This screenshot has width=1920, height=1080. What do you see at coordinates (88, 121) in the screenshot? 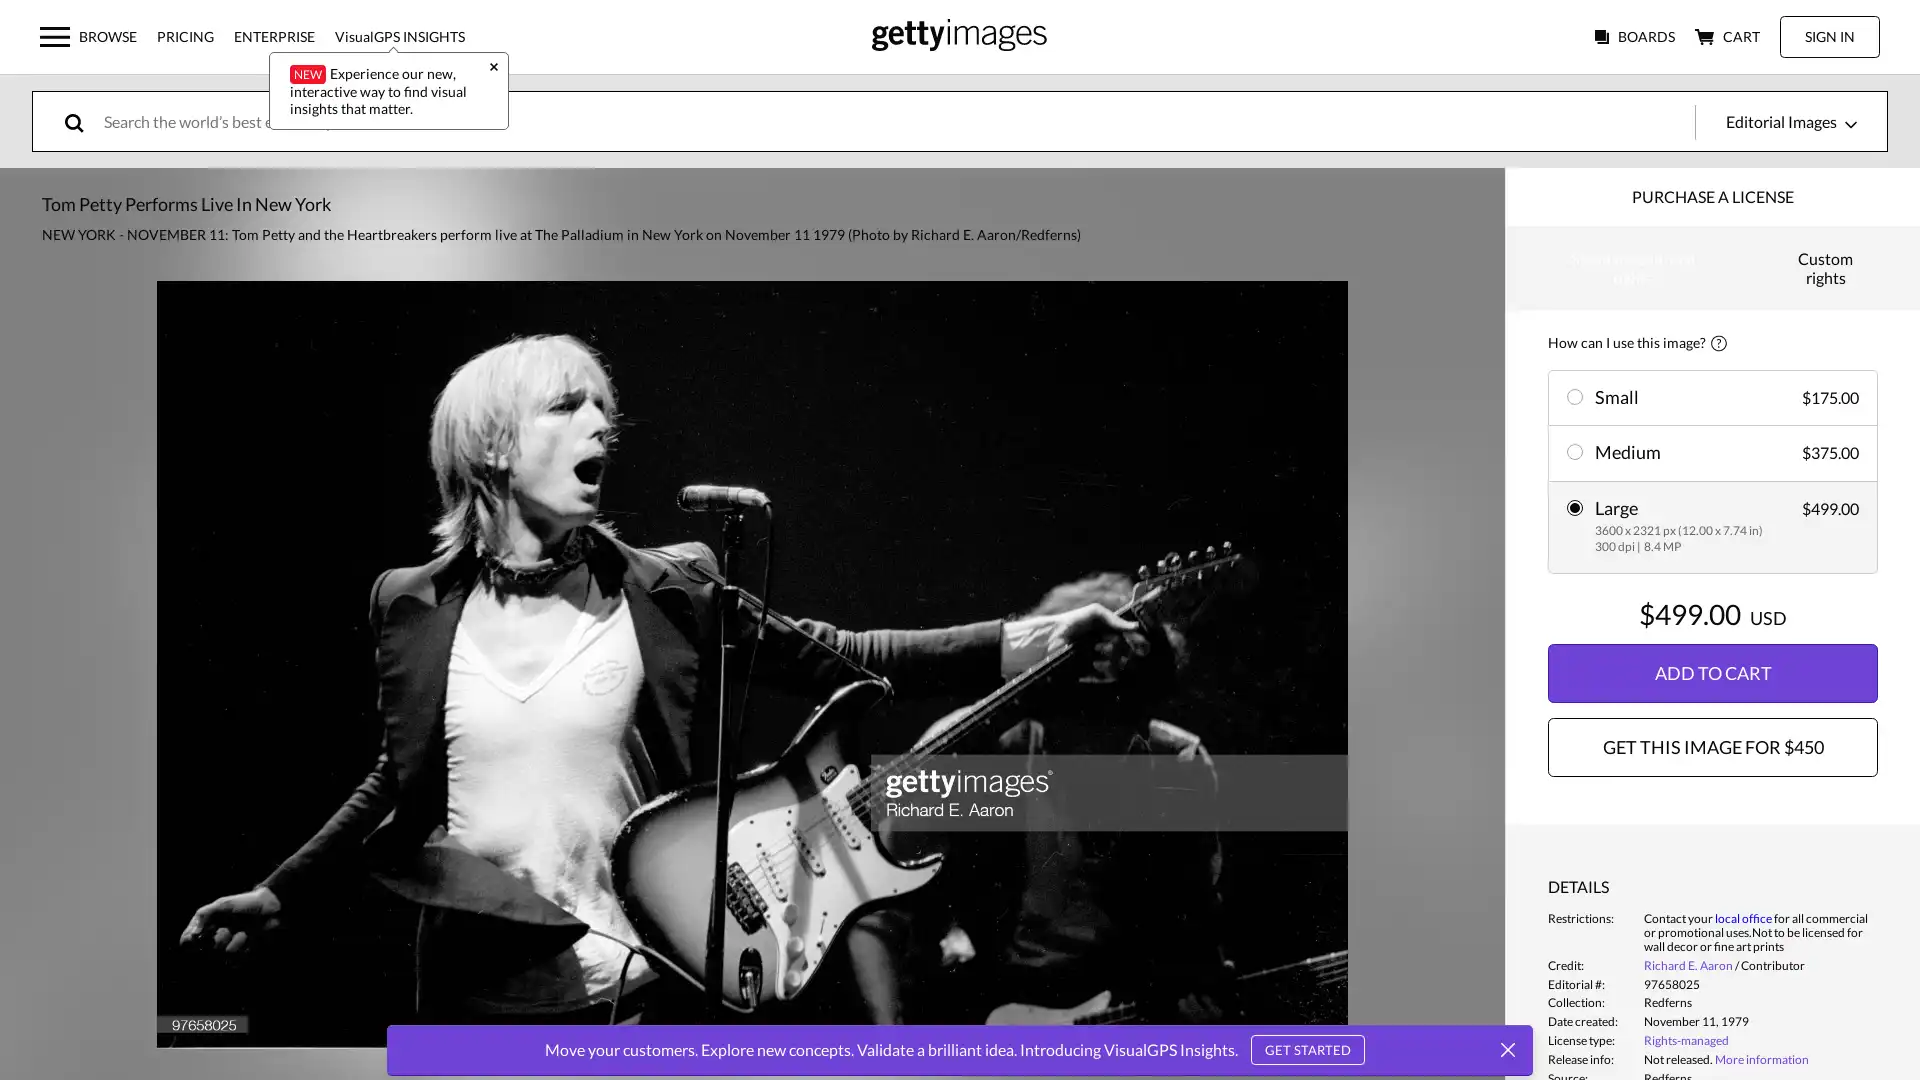
I see `search` at bounding box center [88, 121].